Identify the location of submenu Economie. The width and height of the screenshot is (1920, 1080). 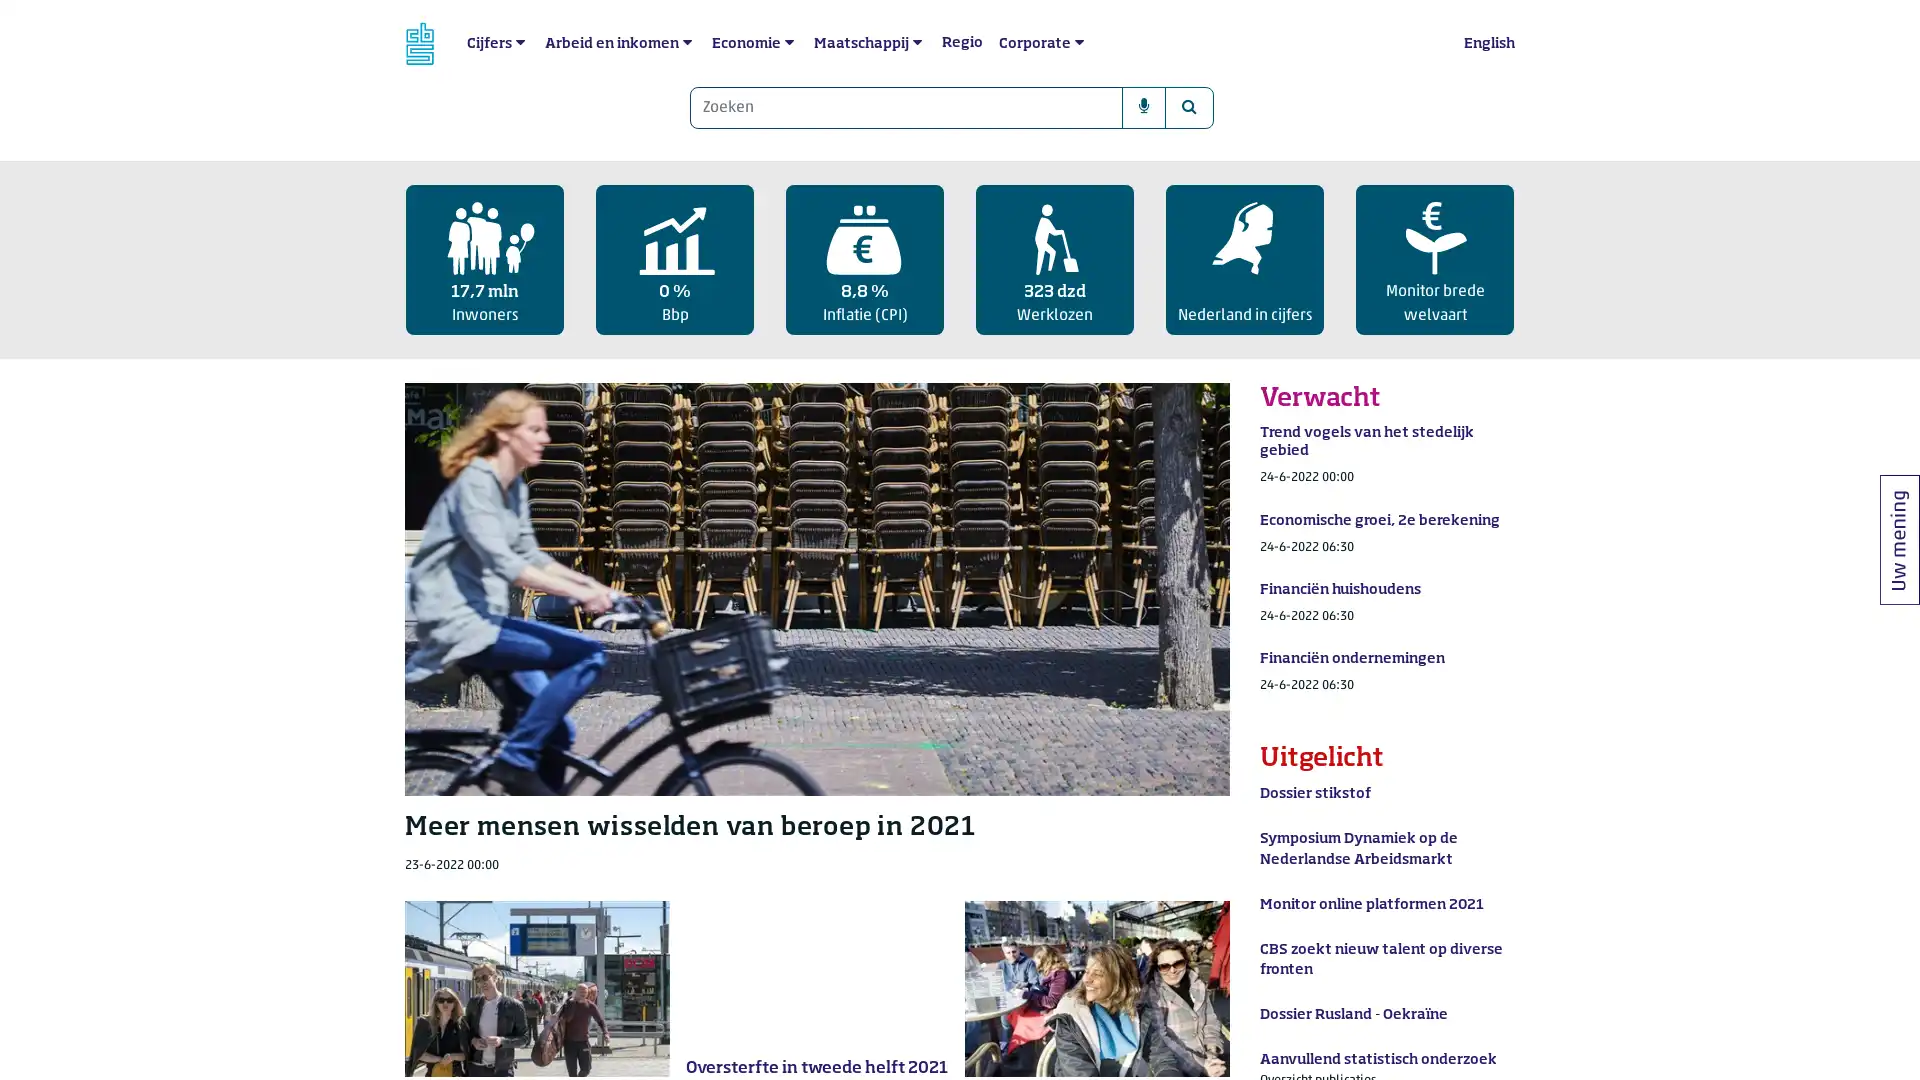
(788, 42).